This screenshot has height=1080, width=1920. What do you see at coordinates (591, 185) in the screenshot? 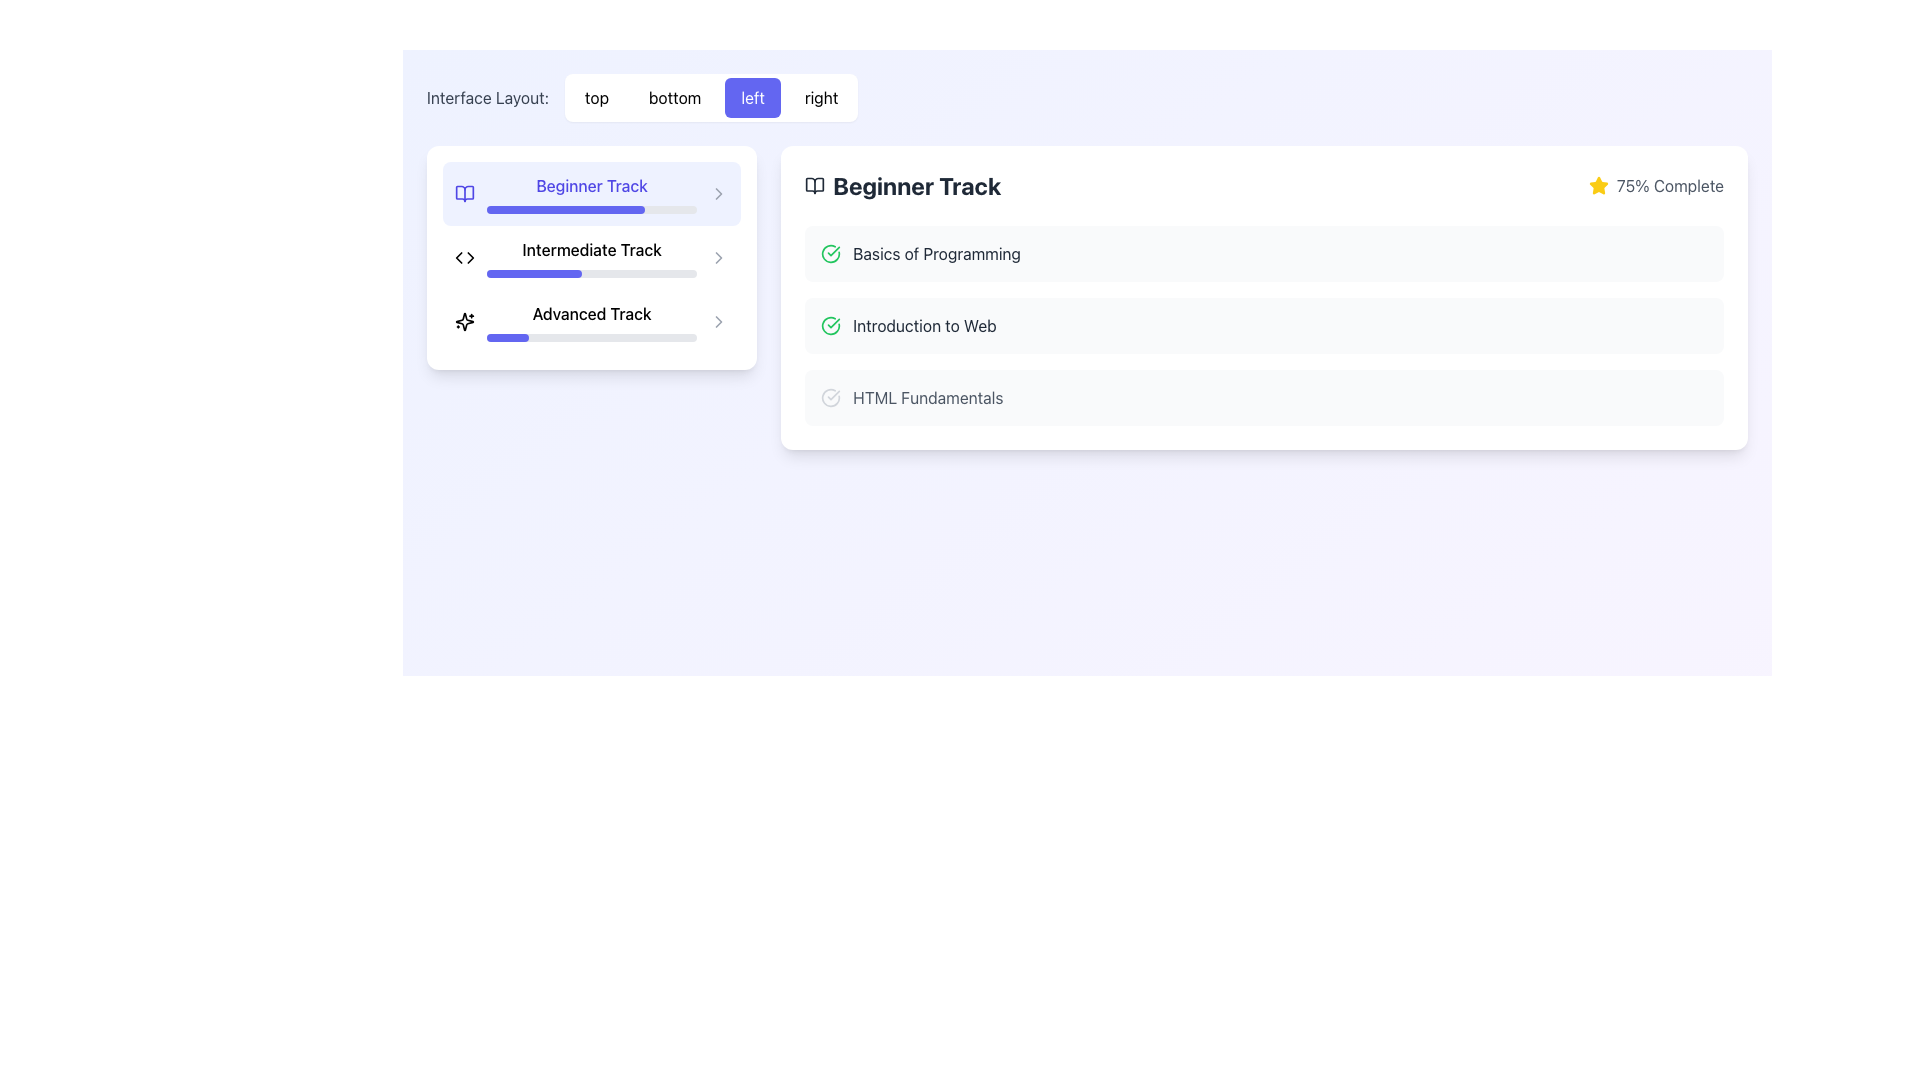
I see `text label 'Beginner Track' displayed in bold font at the top of the vertically stacked list of labels` at bounding box center [591, 185].